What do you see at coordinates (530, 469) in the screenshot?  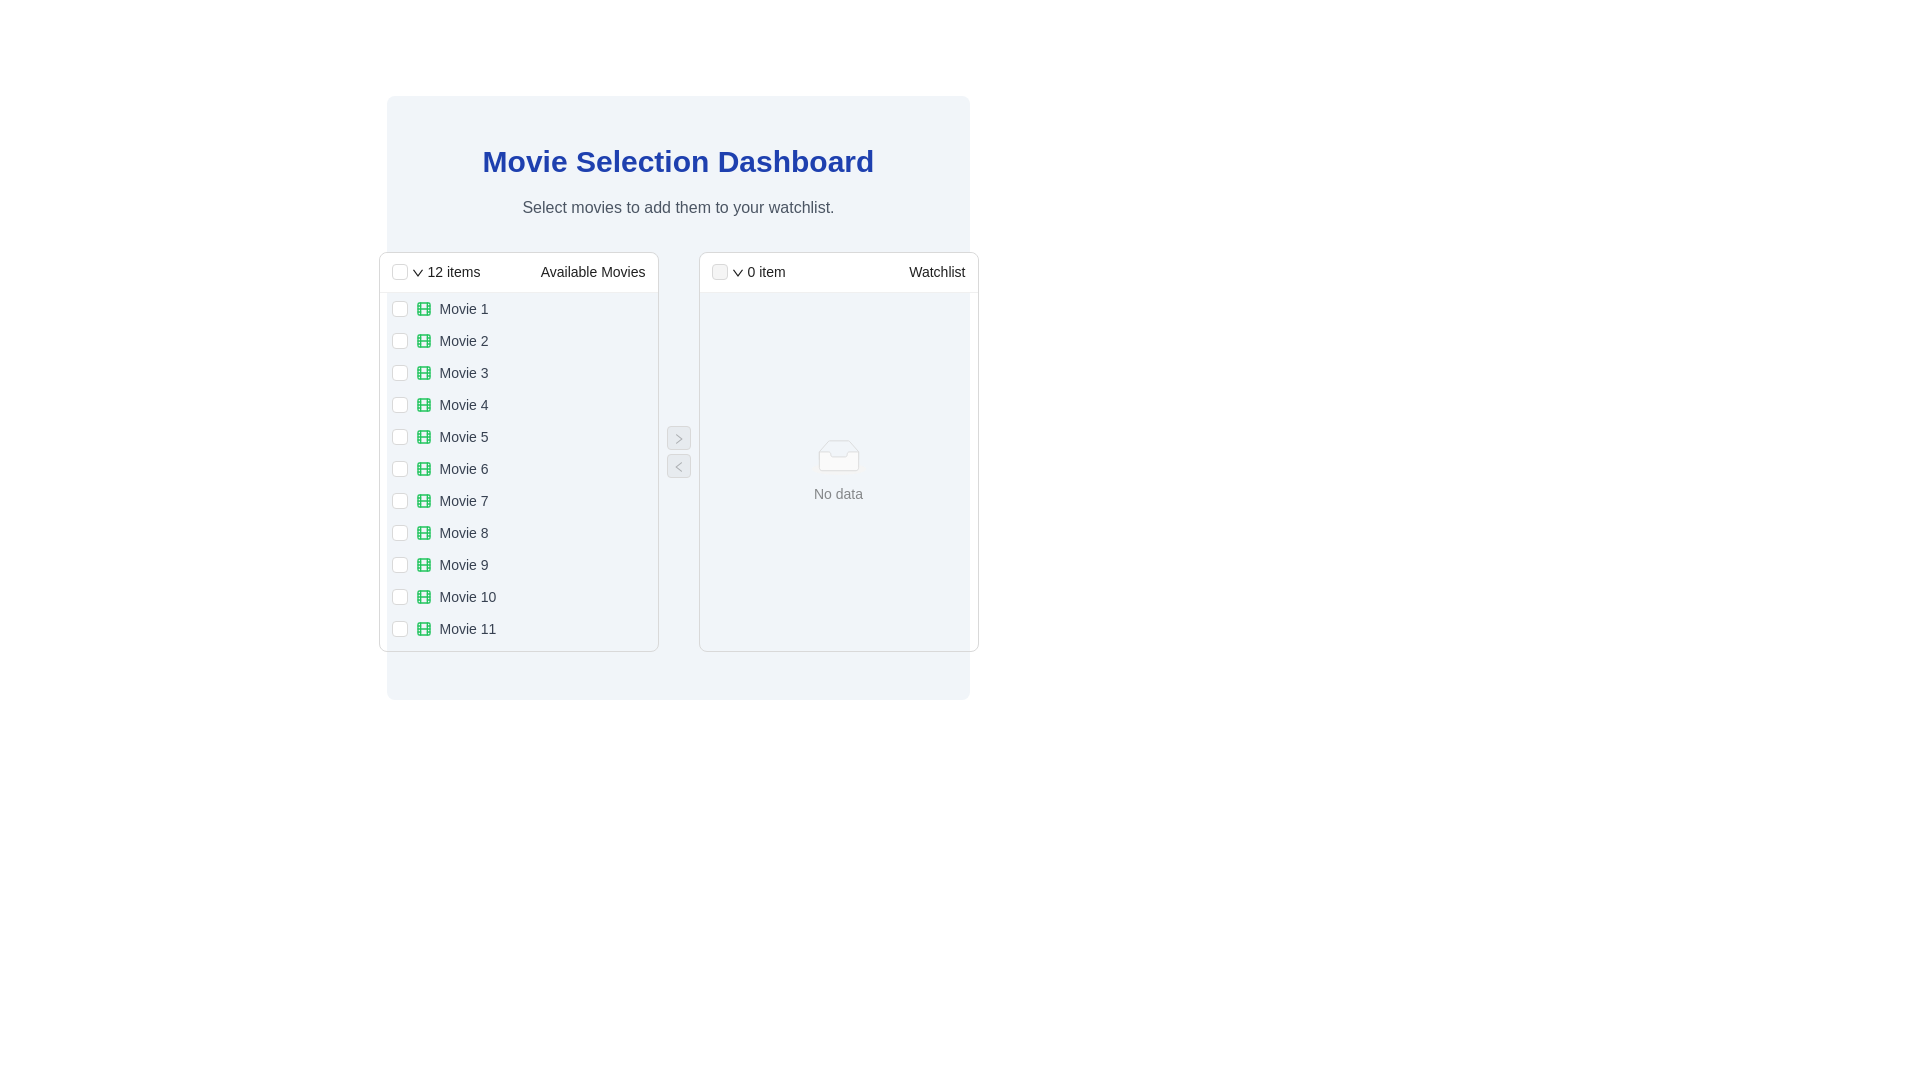 I see `the text label 'Movie 6' with the accompanying film reel icon, located in the 'Available Movies' section` at bounding box center [530, 469].